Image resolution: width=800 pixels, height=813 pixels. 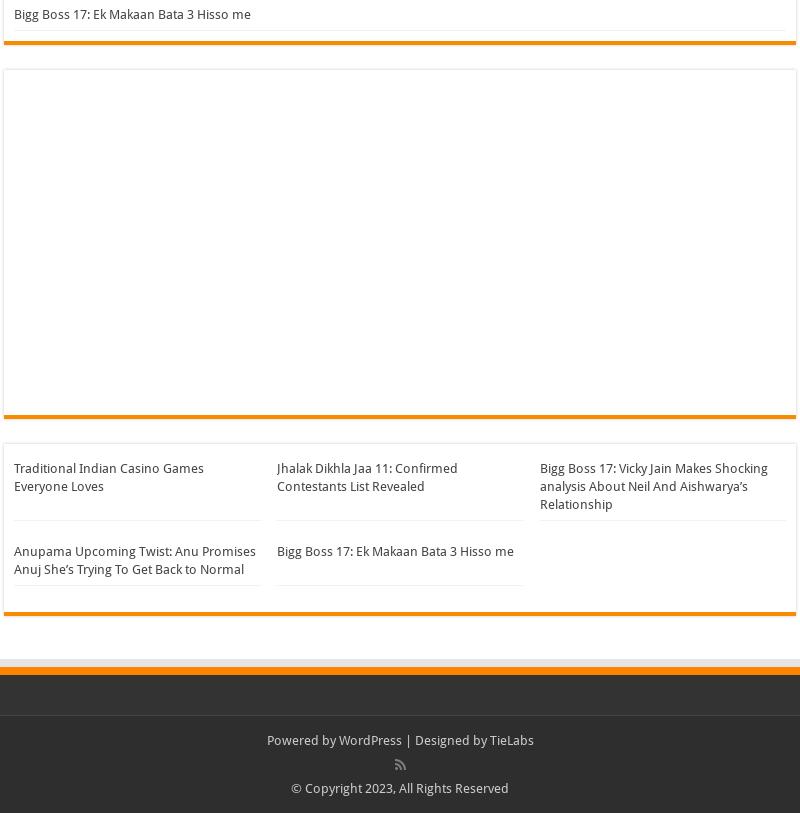 I want to click on 'Powered by', so click(x=301, y=740).